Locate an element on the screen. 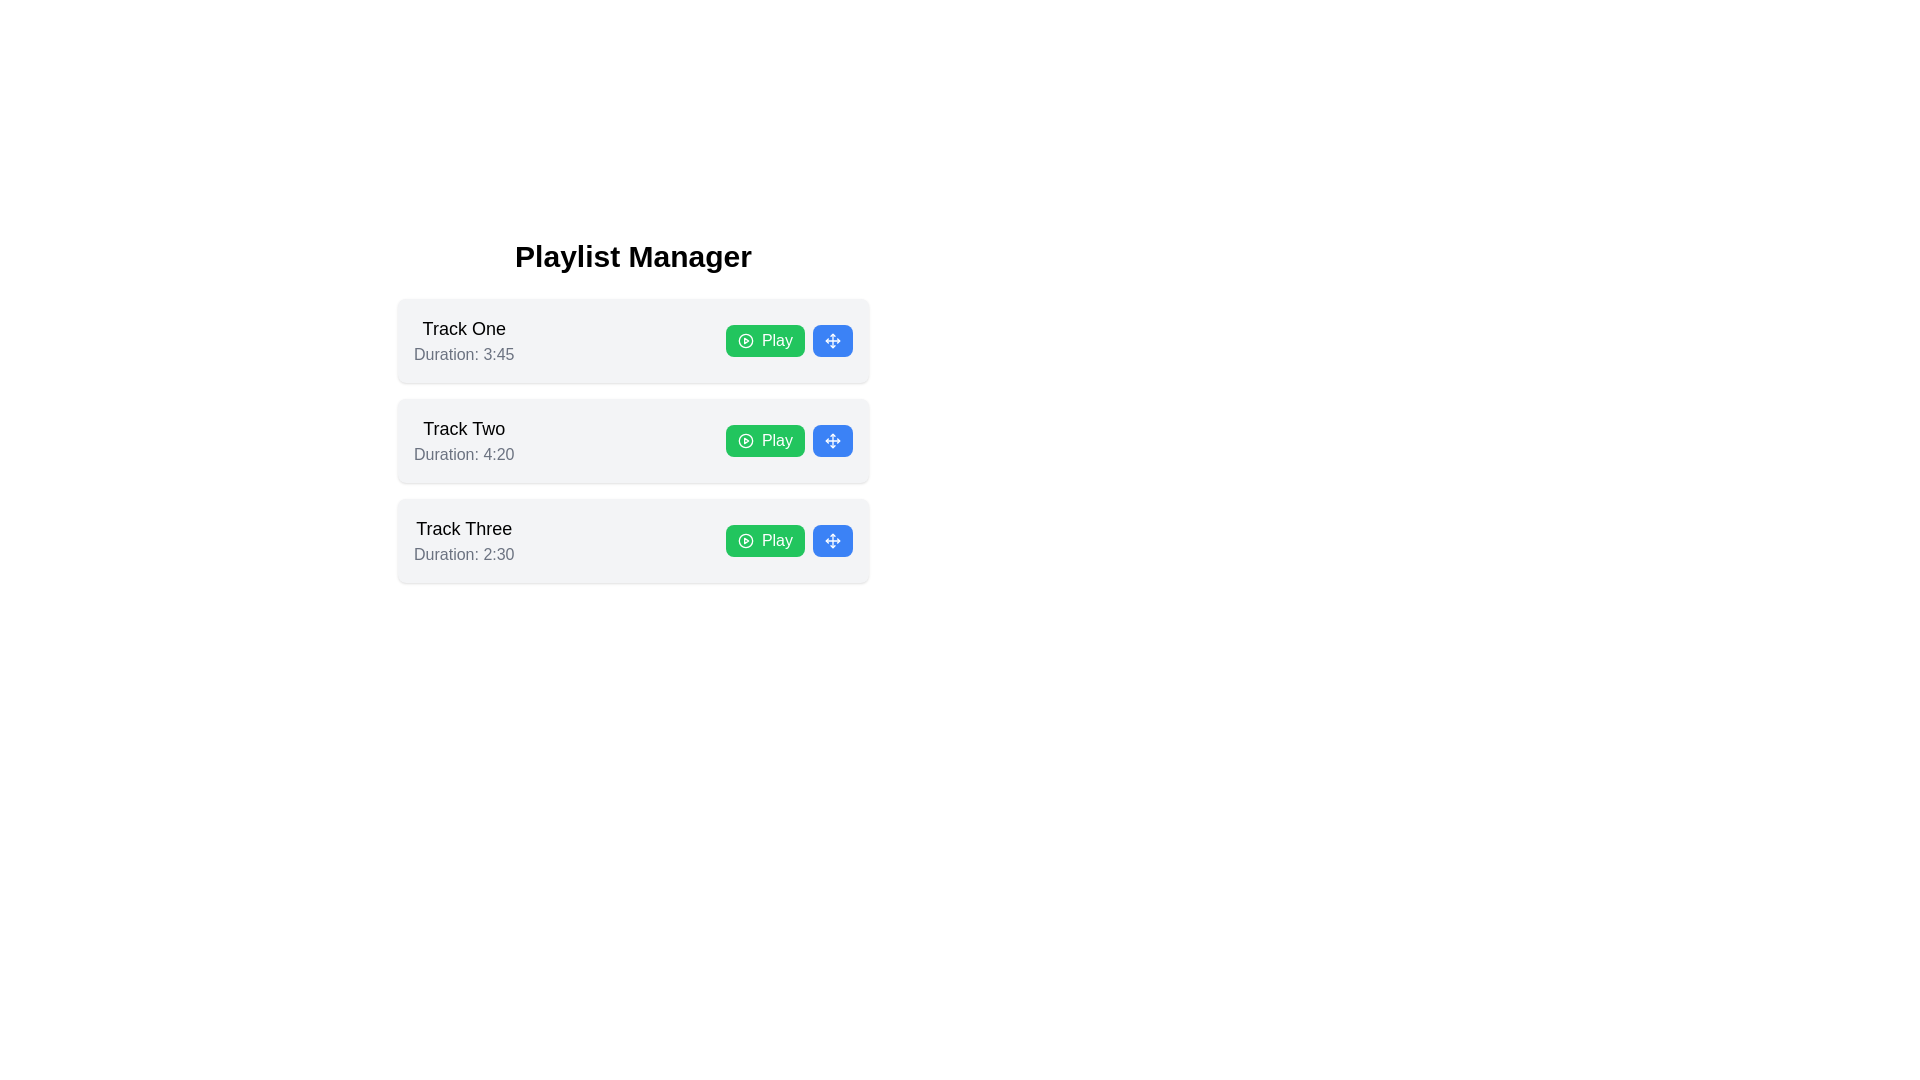 Image resolution: width=1920 pixels, height=1080 pixels. the button in the first row designed to play the 'Track One' audio to initiate playback is located at coordinates (788, 339).